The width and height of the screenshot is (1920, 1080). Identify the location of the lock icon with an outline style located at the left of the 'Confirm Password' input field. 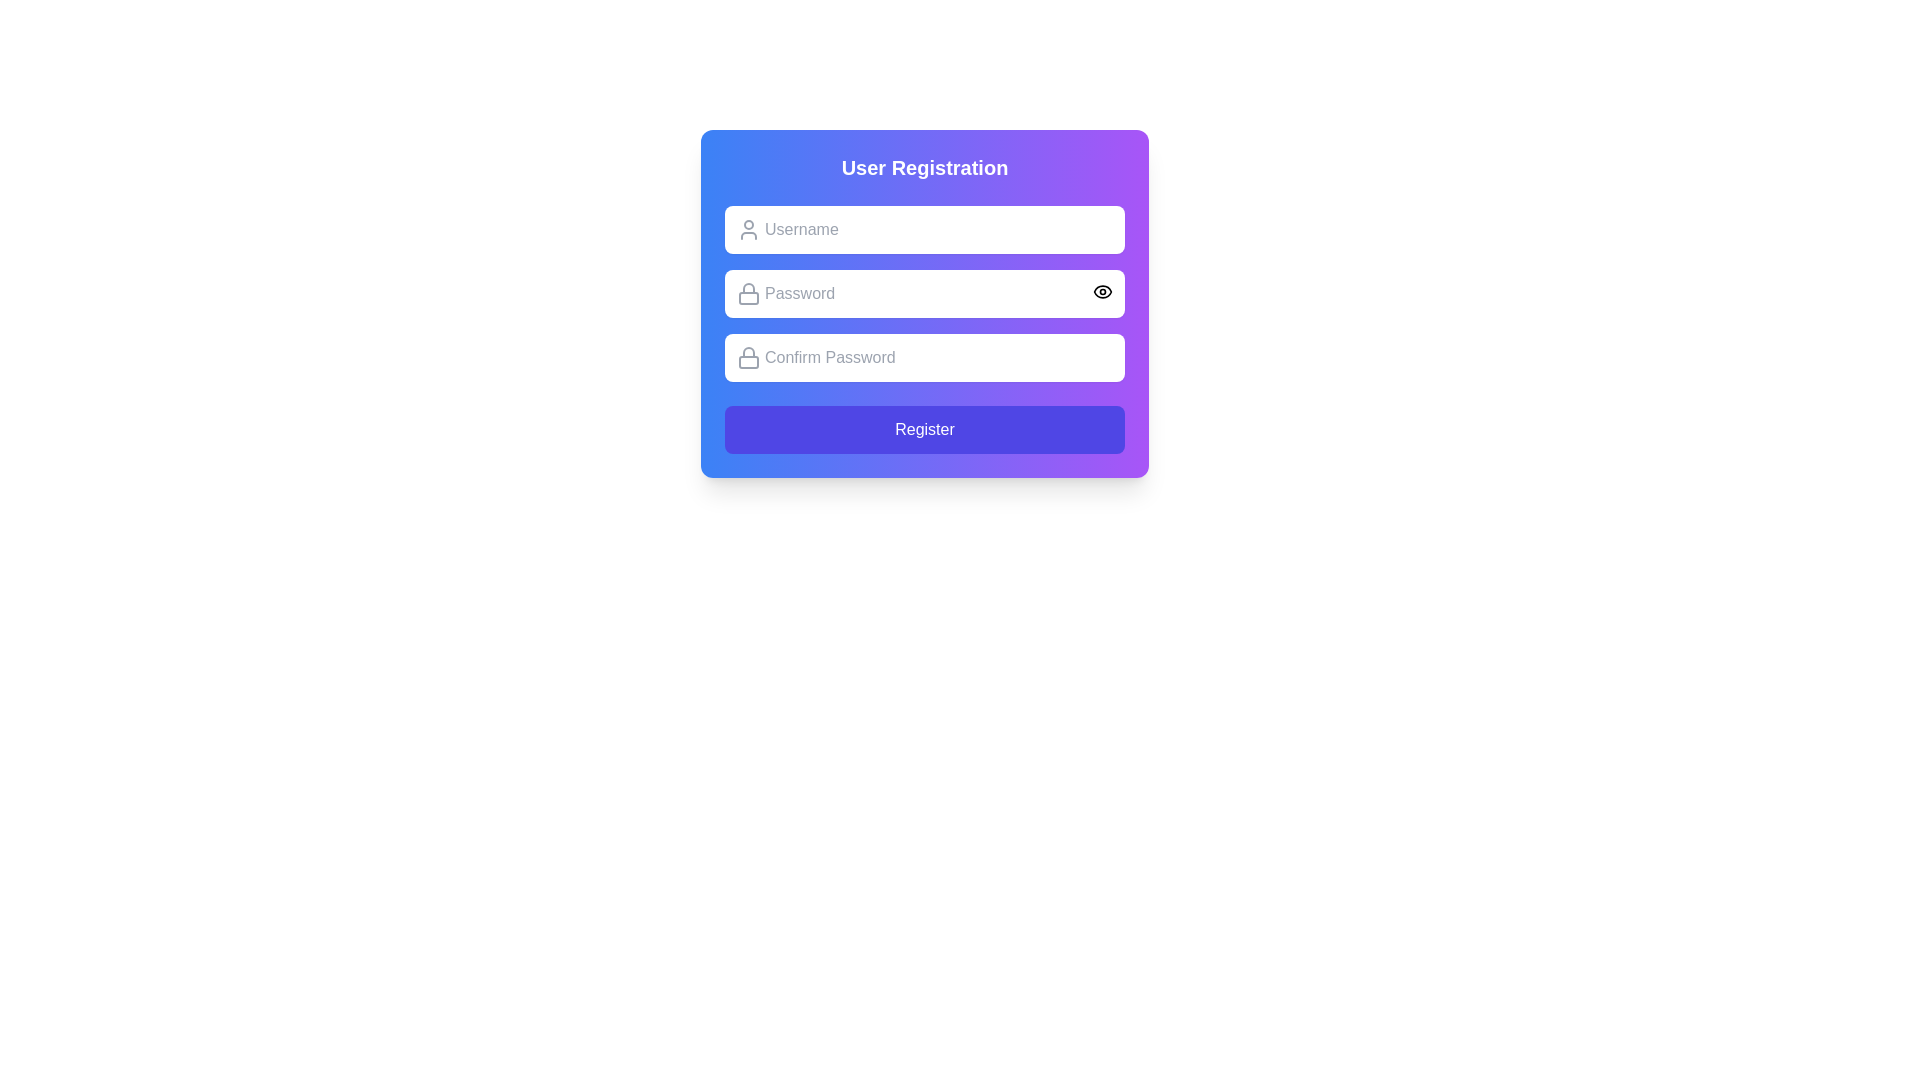
(747, 357).